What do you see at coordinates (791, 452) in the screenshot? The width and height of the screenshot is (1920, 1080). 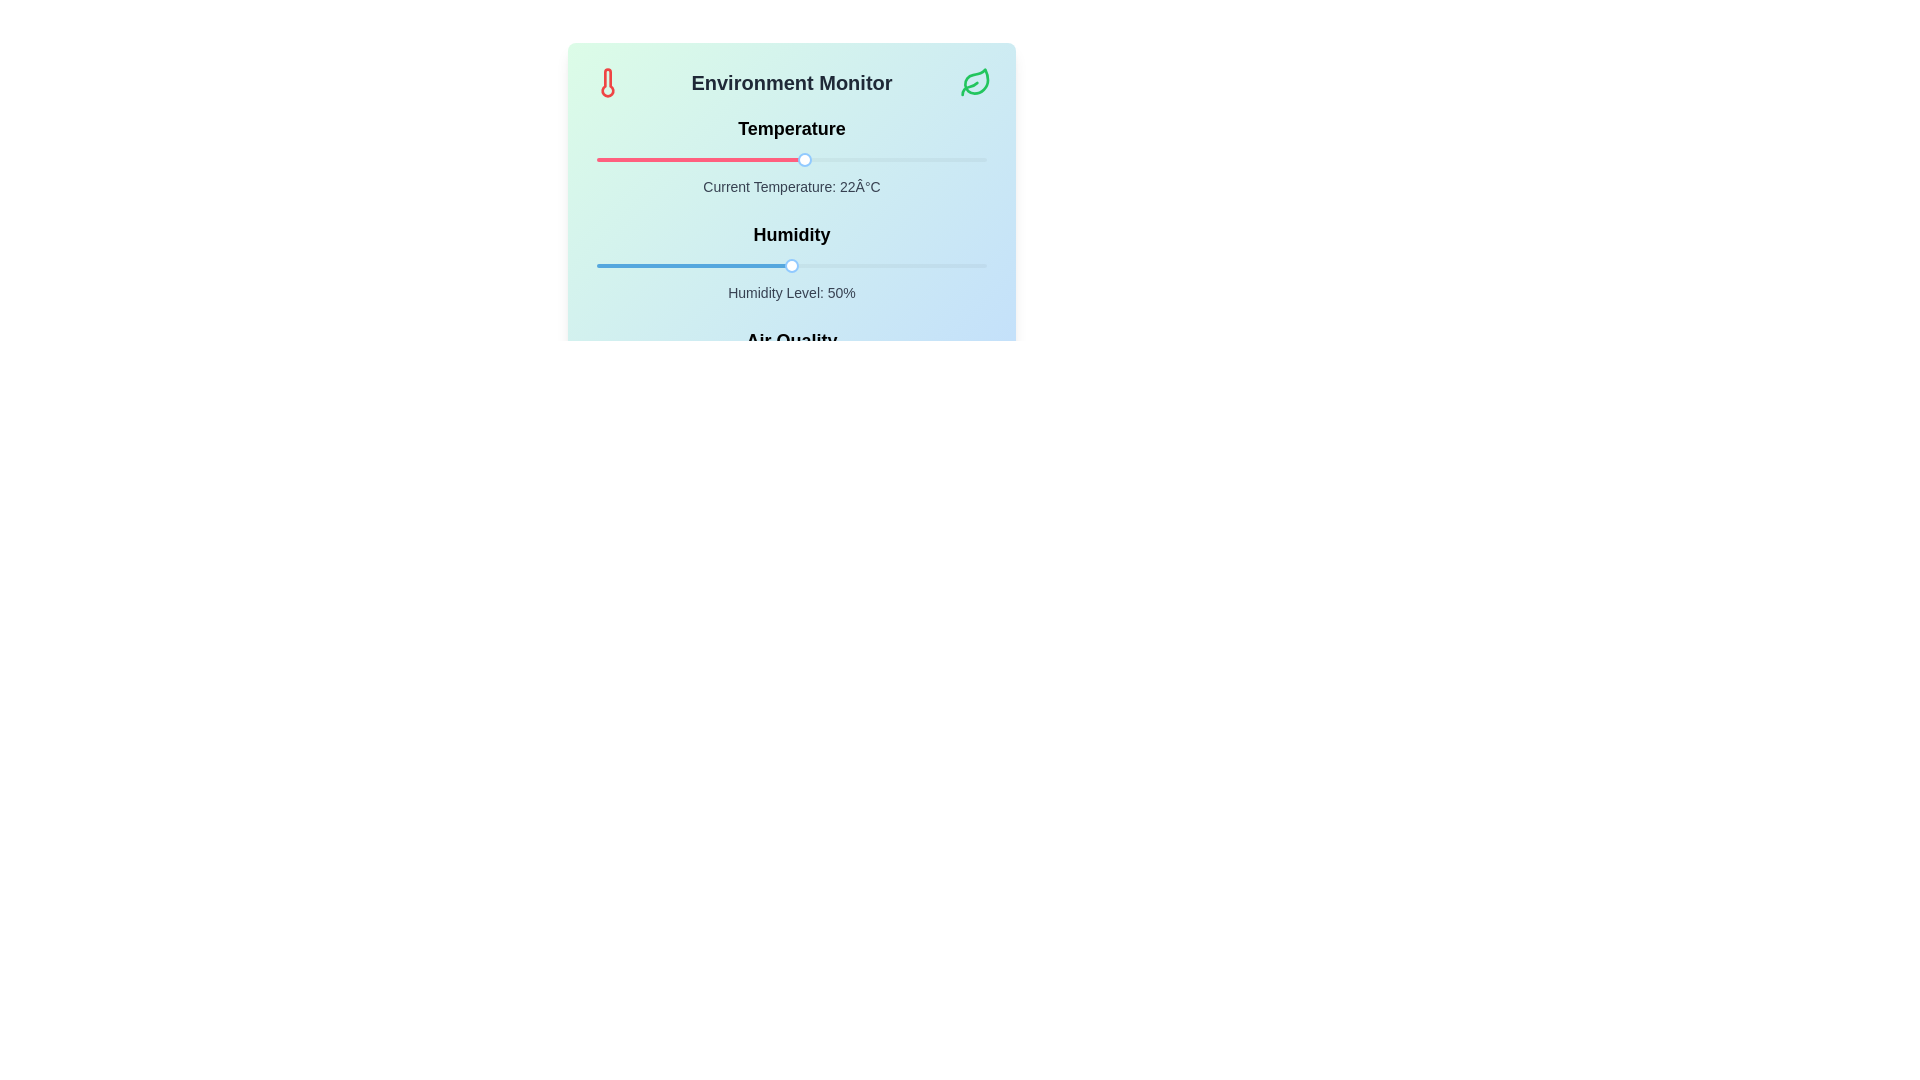 I see `the rectangular button with rounded corners labeled 'Save Settings'` at bounding box center [791, 452].